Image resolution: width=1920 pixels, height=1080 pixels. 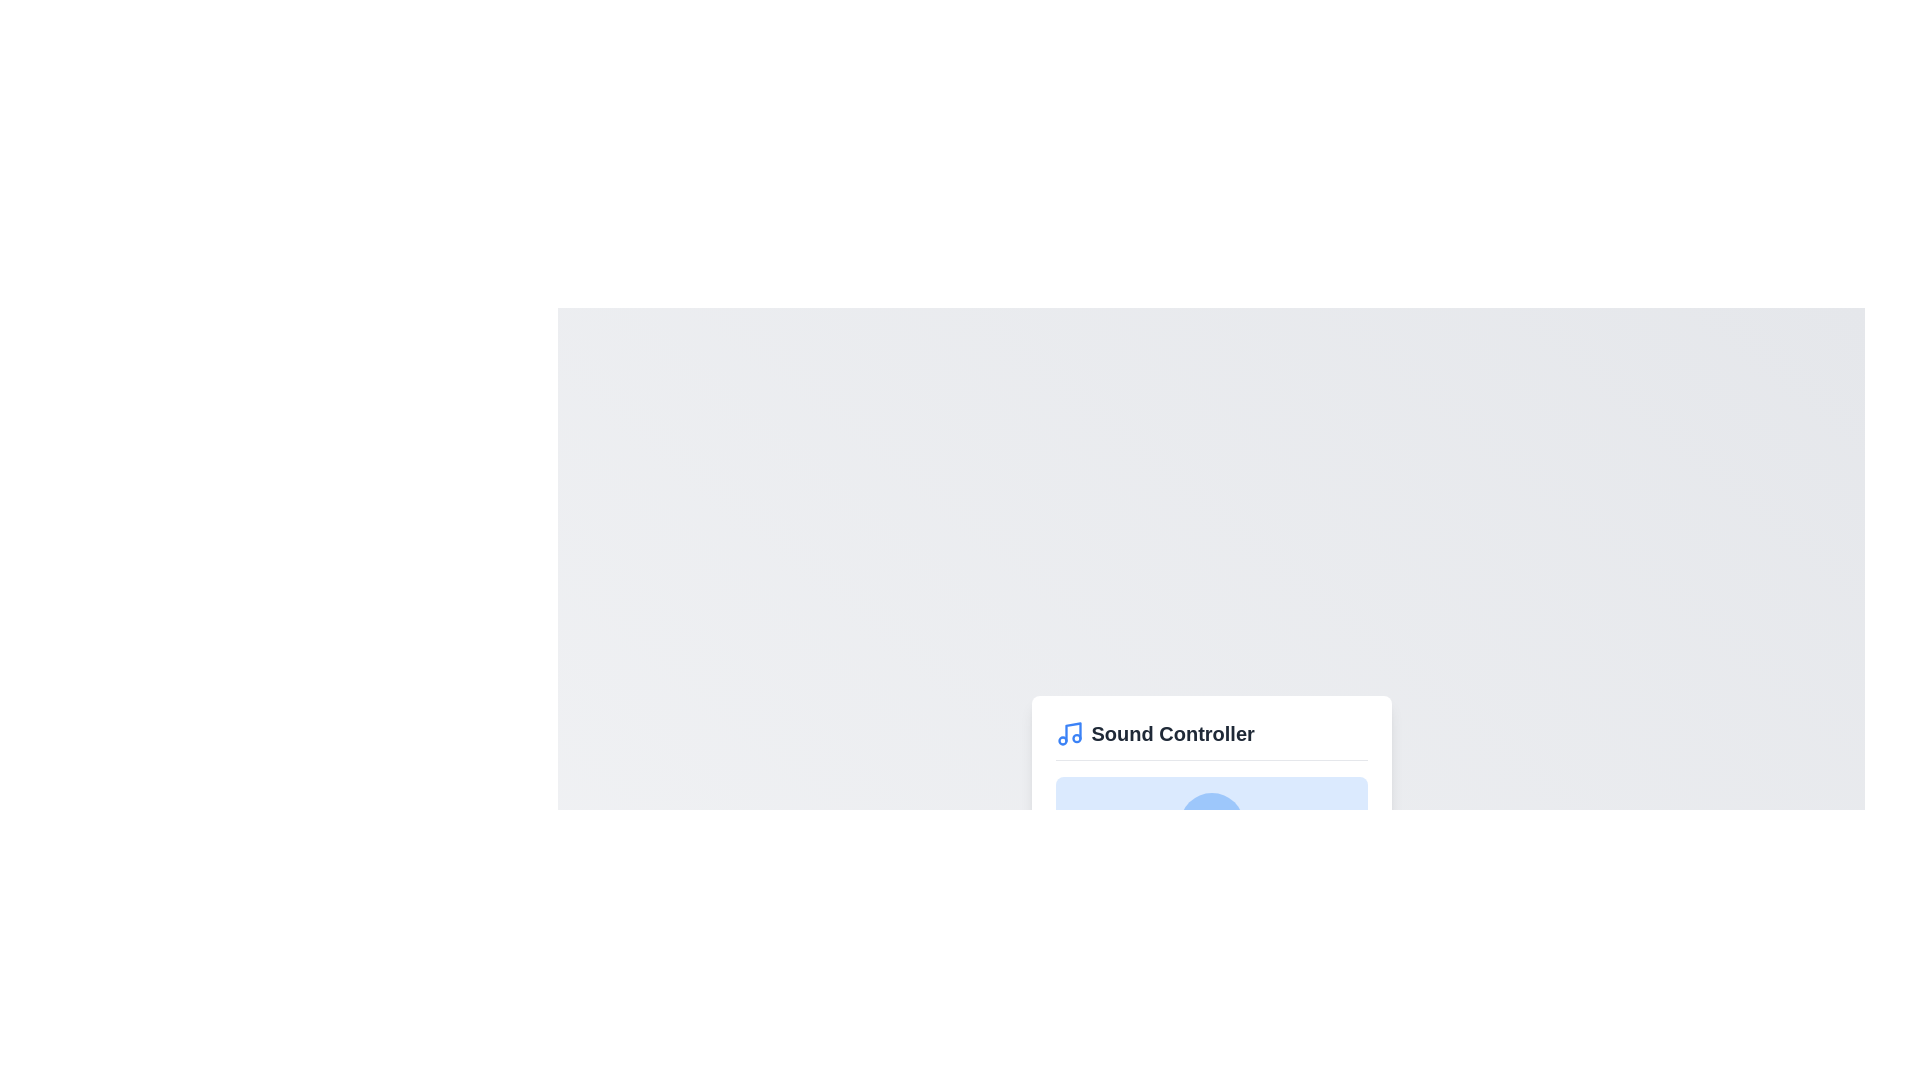 What do you see at coordinates (1223, 896) in the screenshot?
I see `the volume to 54% by interacting with the slider` at bounding box center [1223, 896].